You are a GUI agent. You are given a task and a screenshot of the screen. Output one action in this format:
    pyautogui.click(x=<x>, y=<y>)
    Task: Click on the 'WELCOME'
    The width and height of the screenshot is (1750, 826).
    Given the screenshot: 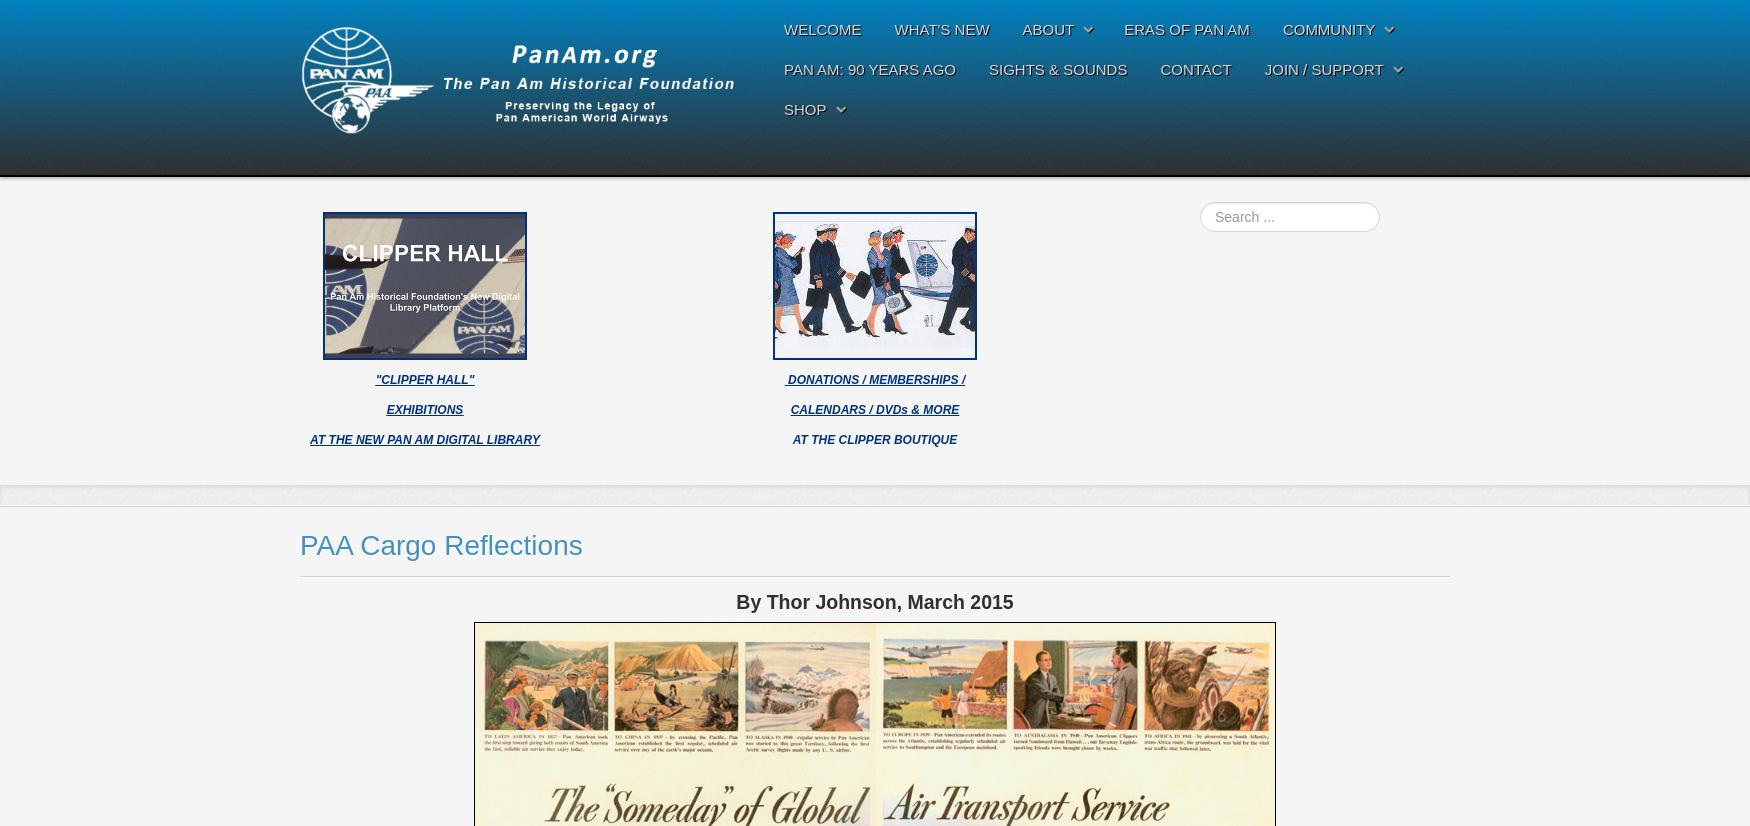 What is the action you would take?
    pyautogui.click(x=783, y=29)
    